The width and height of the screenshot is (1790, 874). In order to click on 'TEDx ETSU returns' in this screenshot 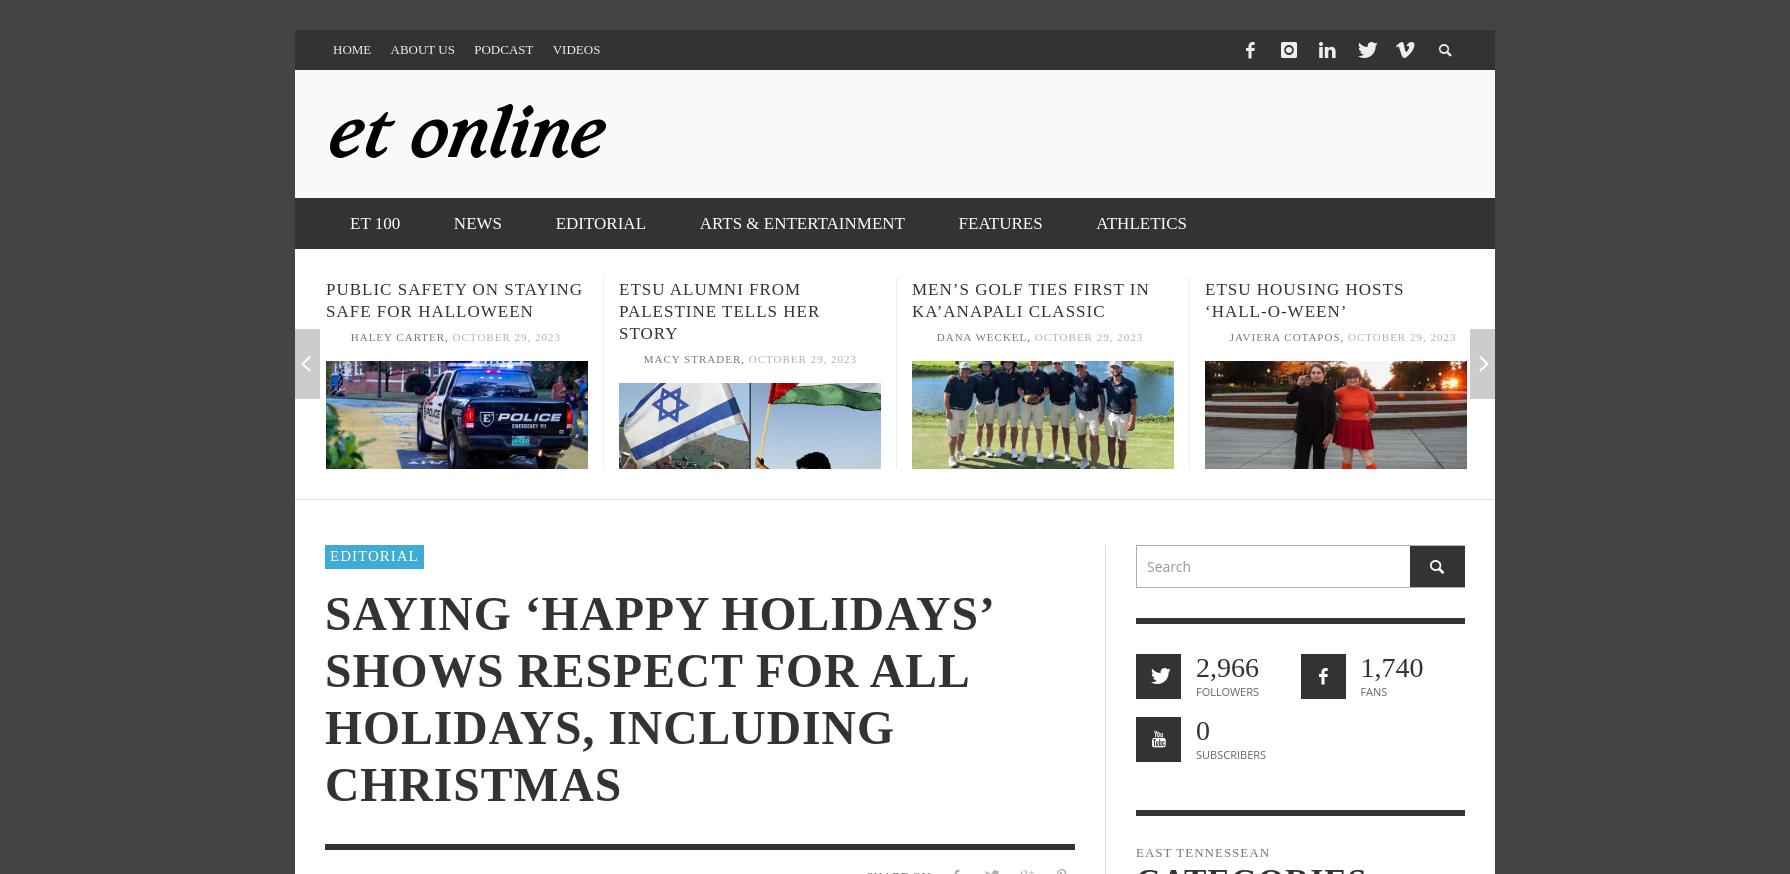, I will do `click(1497, 289)`.